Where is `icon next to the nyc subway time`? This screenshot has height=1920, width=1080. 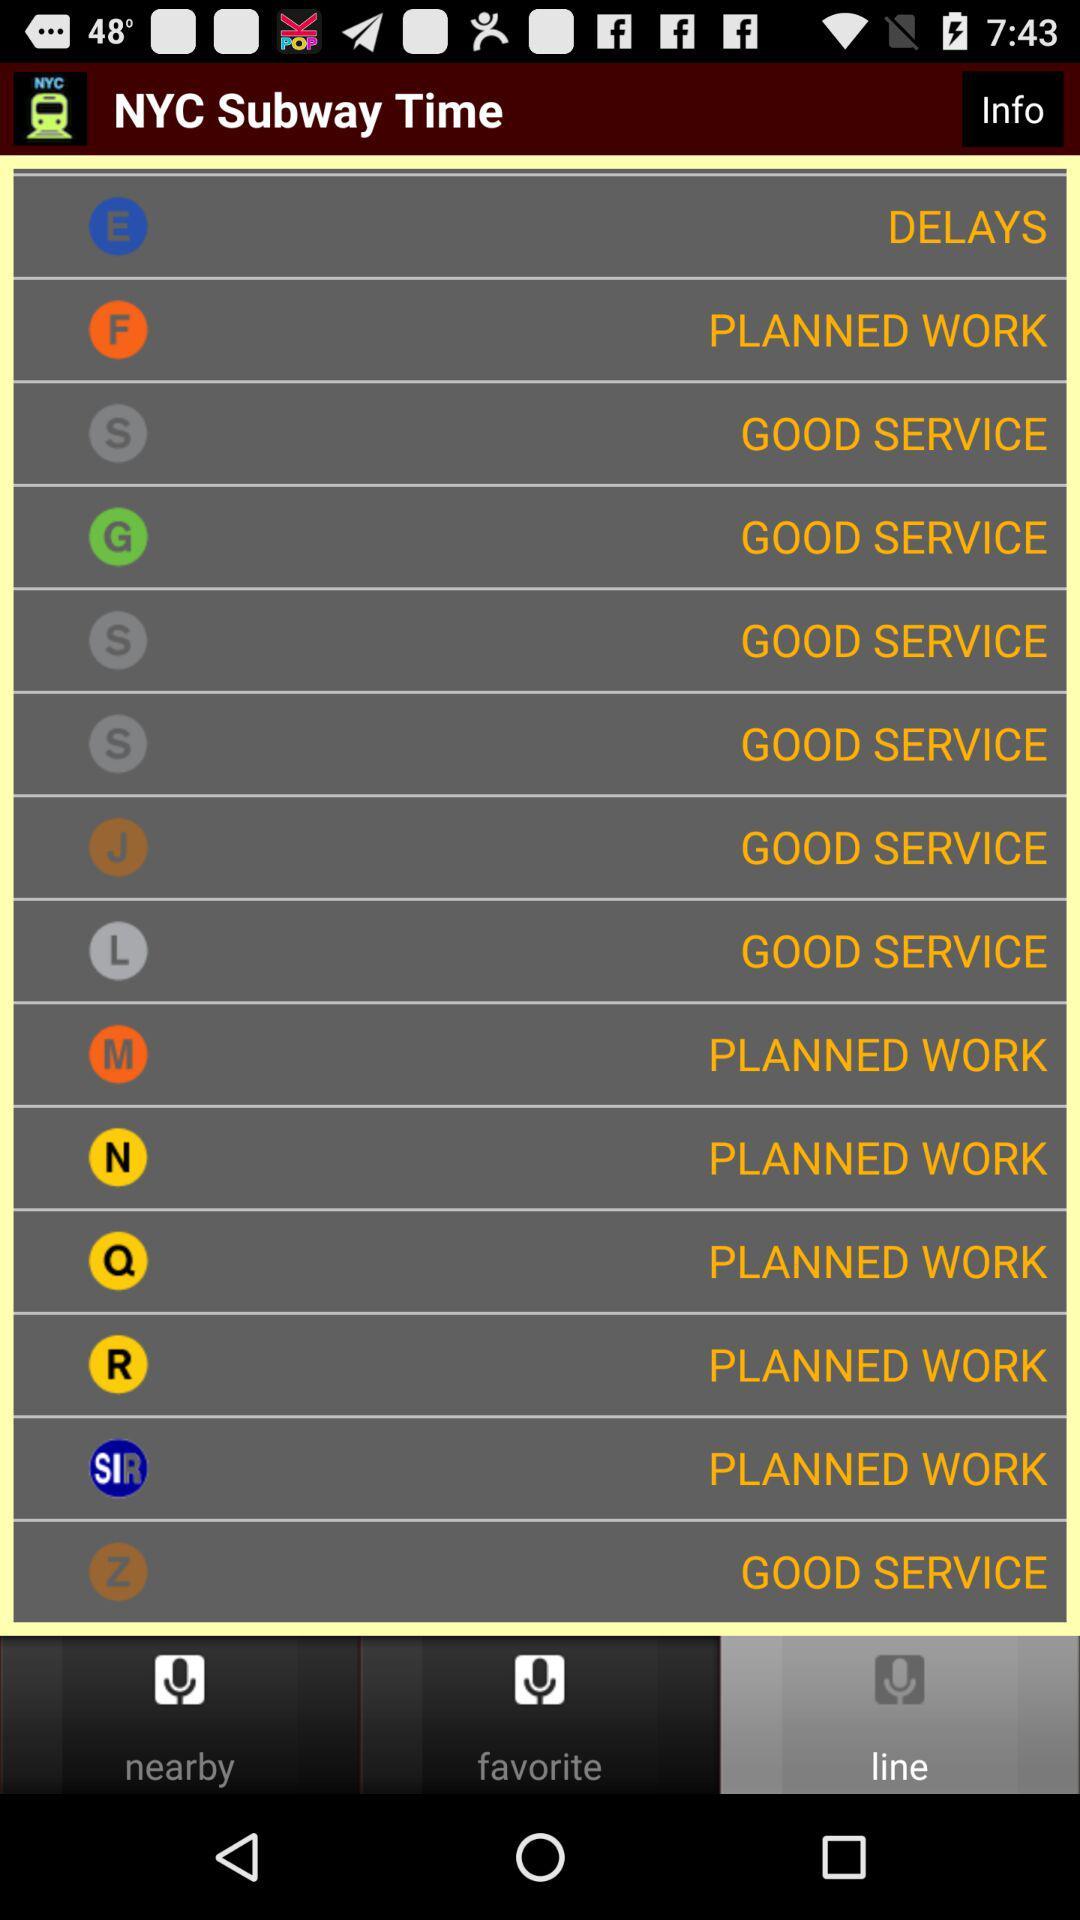 icon next to the nyc subway time is located at coordinates (1012, 108).